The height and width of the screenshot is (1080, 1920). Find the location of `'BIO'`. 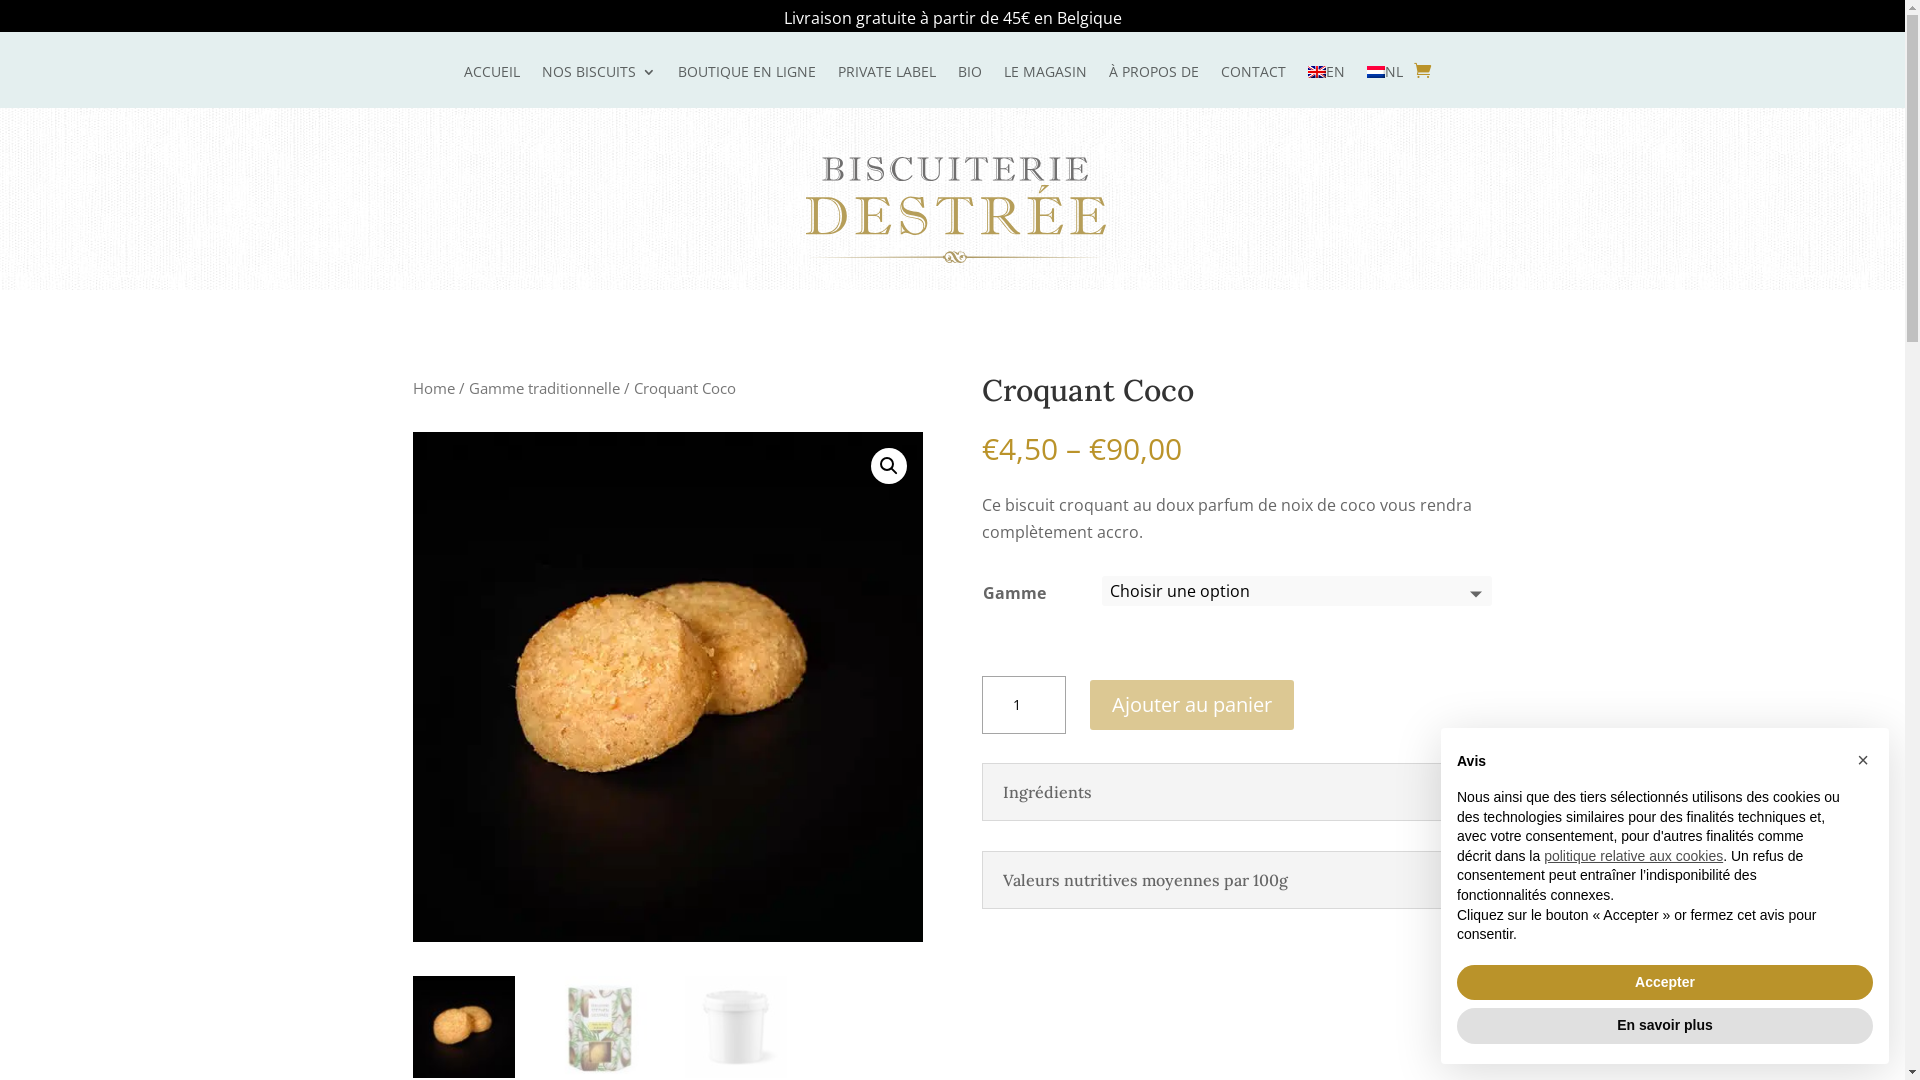

'BIO' is located at coordinates (957, 85).